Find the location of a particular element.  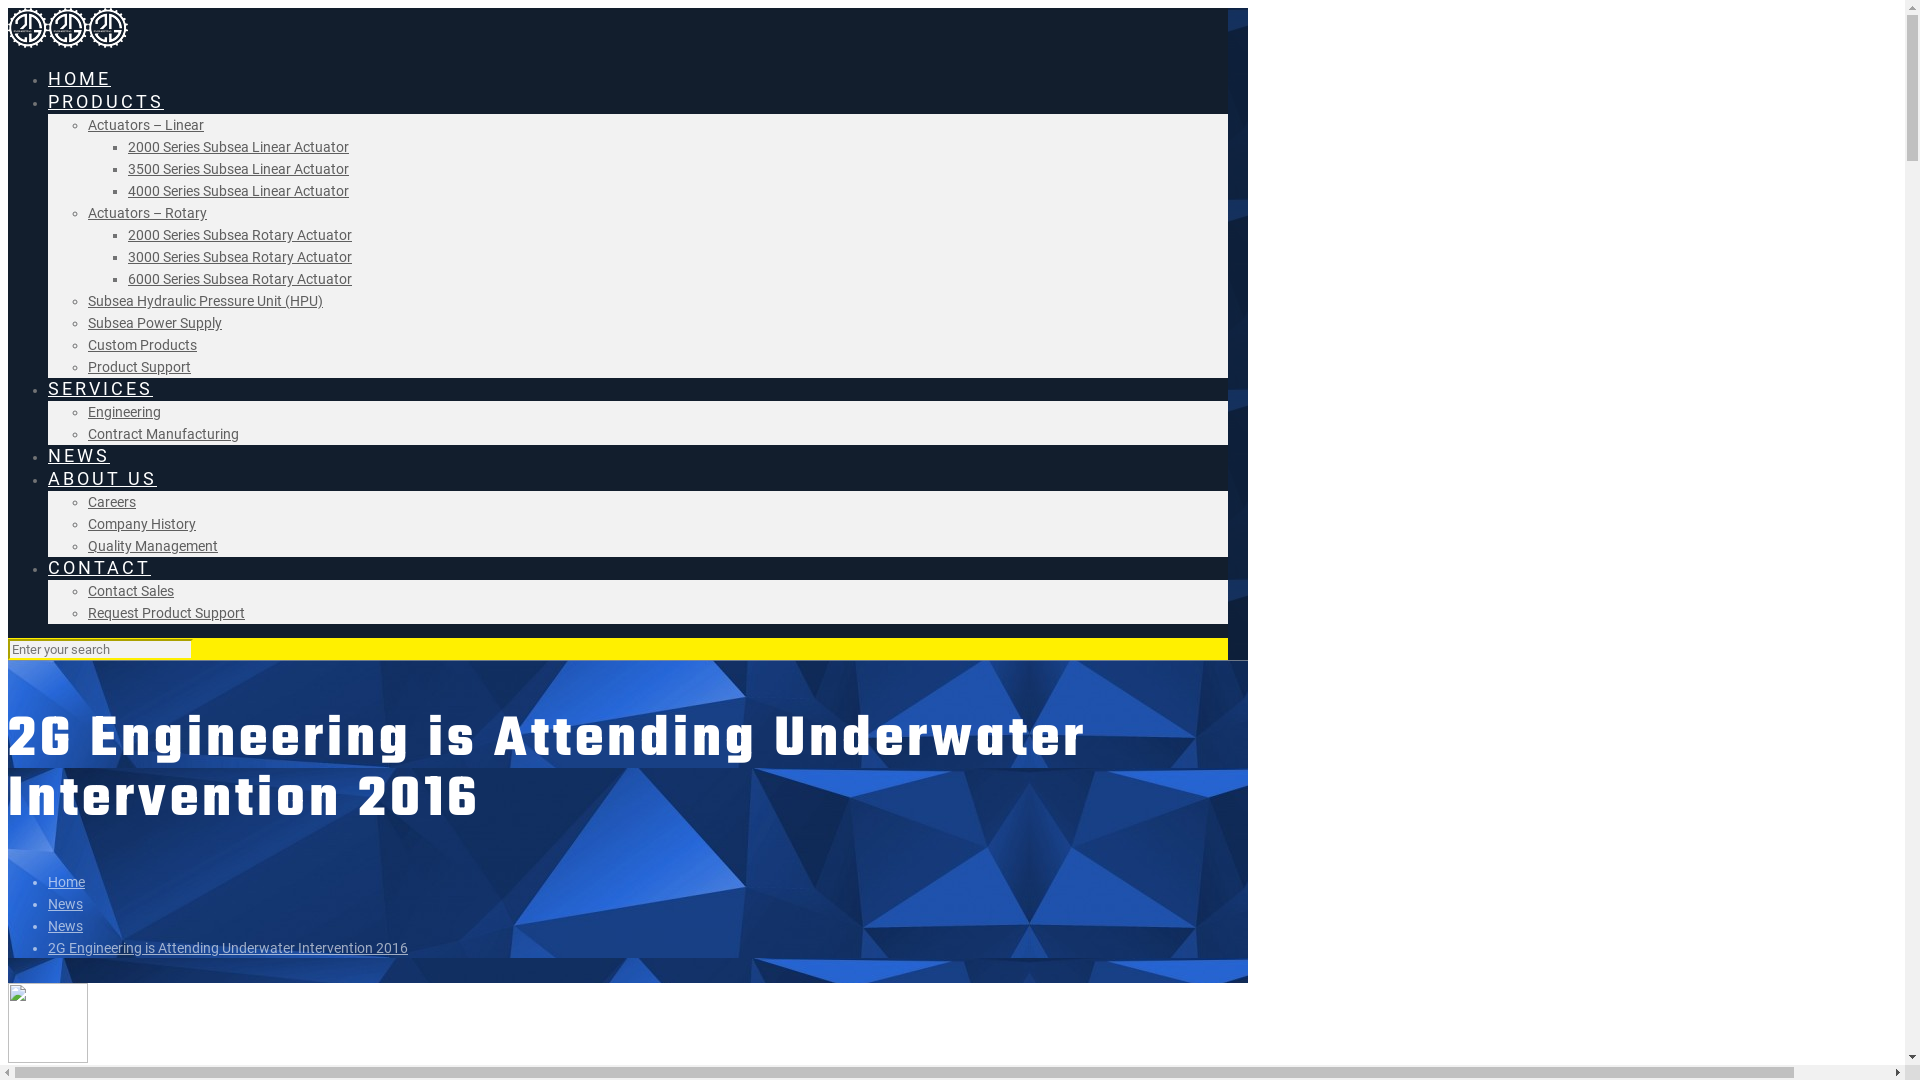

'Careers' is located at coordinates (110, 500).